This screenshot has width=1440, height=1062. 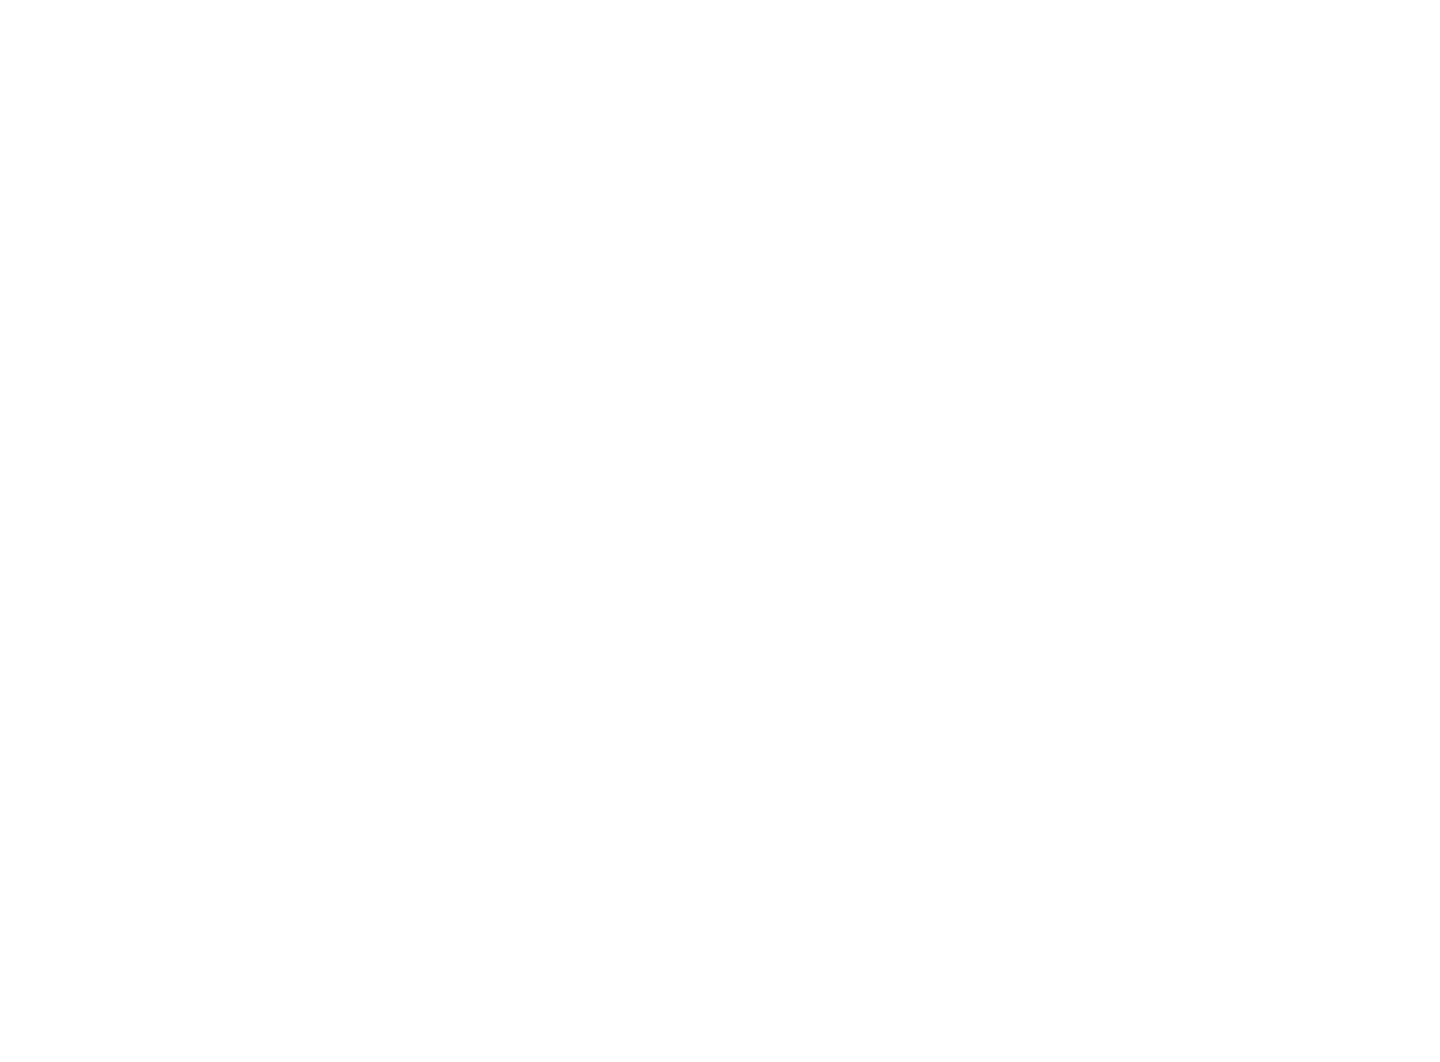 I want to click on '614 Chapel Drive, Box 90563, Durham, NC 27708-0563(919) 684-2823', so click(x=576, y=1029).